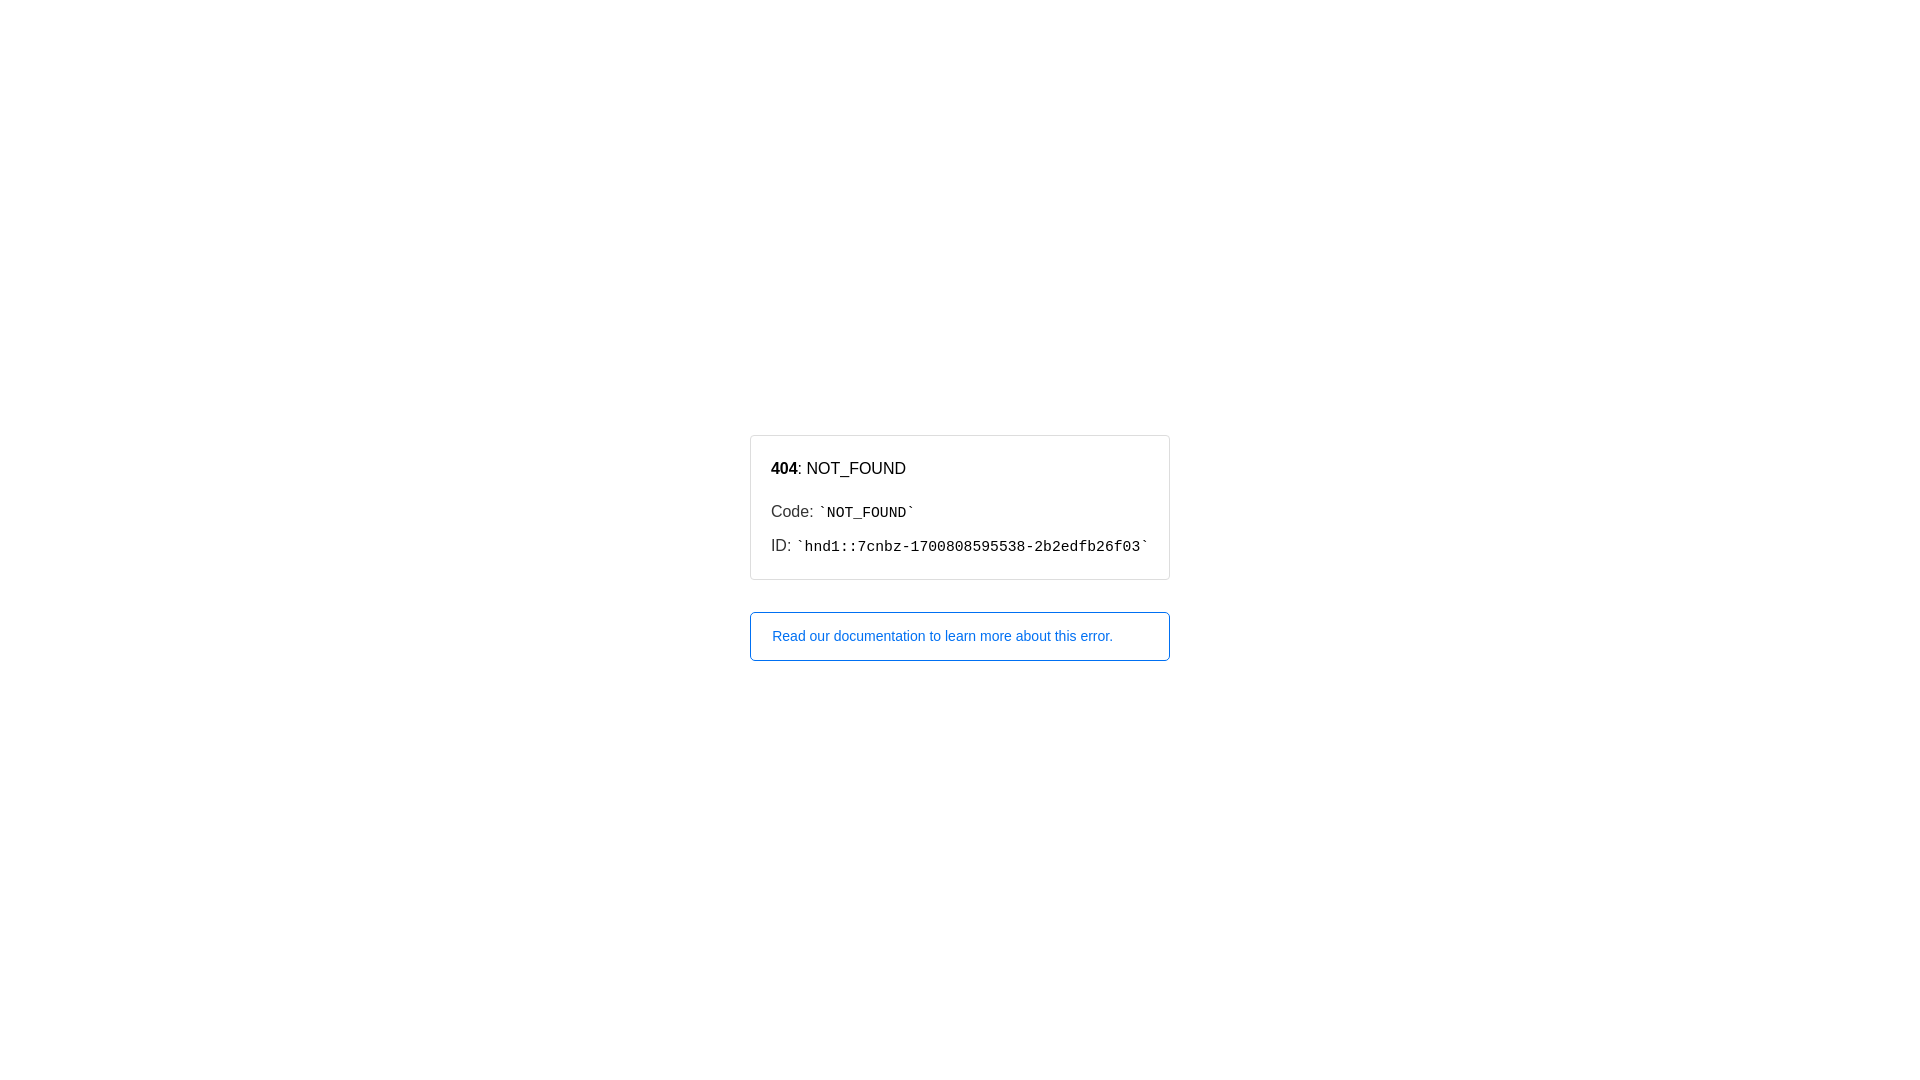 Image resolution: width=1920 pixels, height=1080 pixels. I want to click on 'Read our documentation to learn more about this error.', so click(960, 636).